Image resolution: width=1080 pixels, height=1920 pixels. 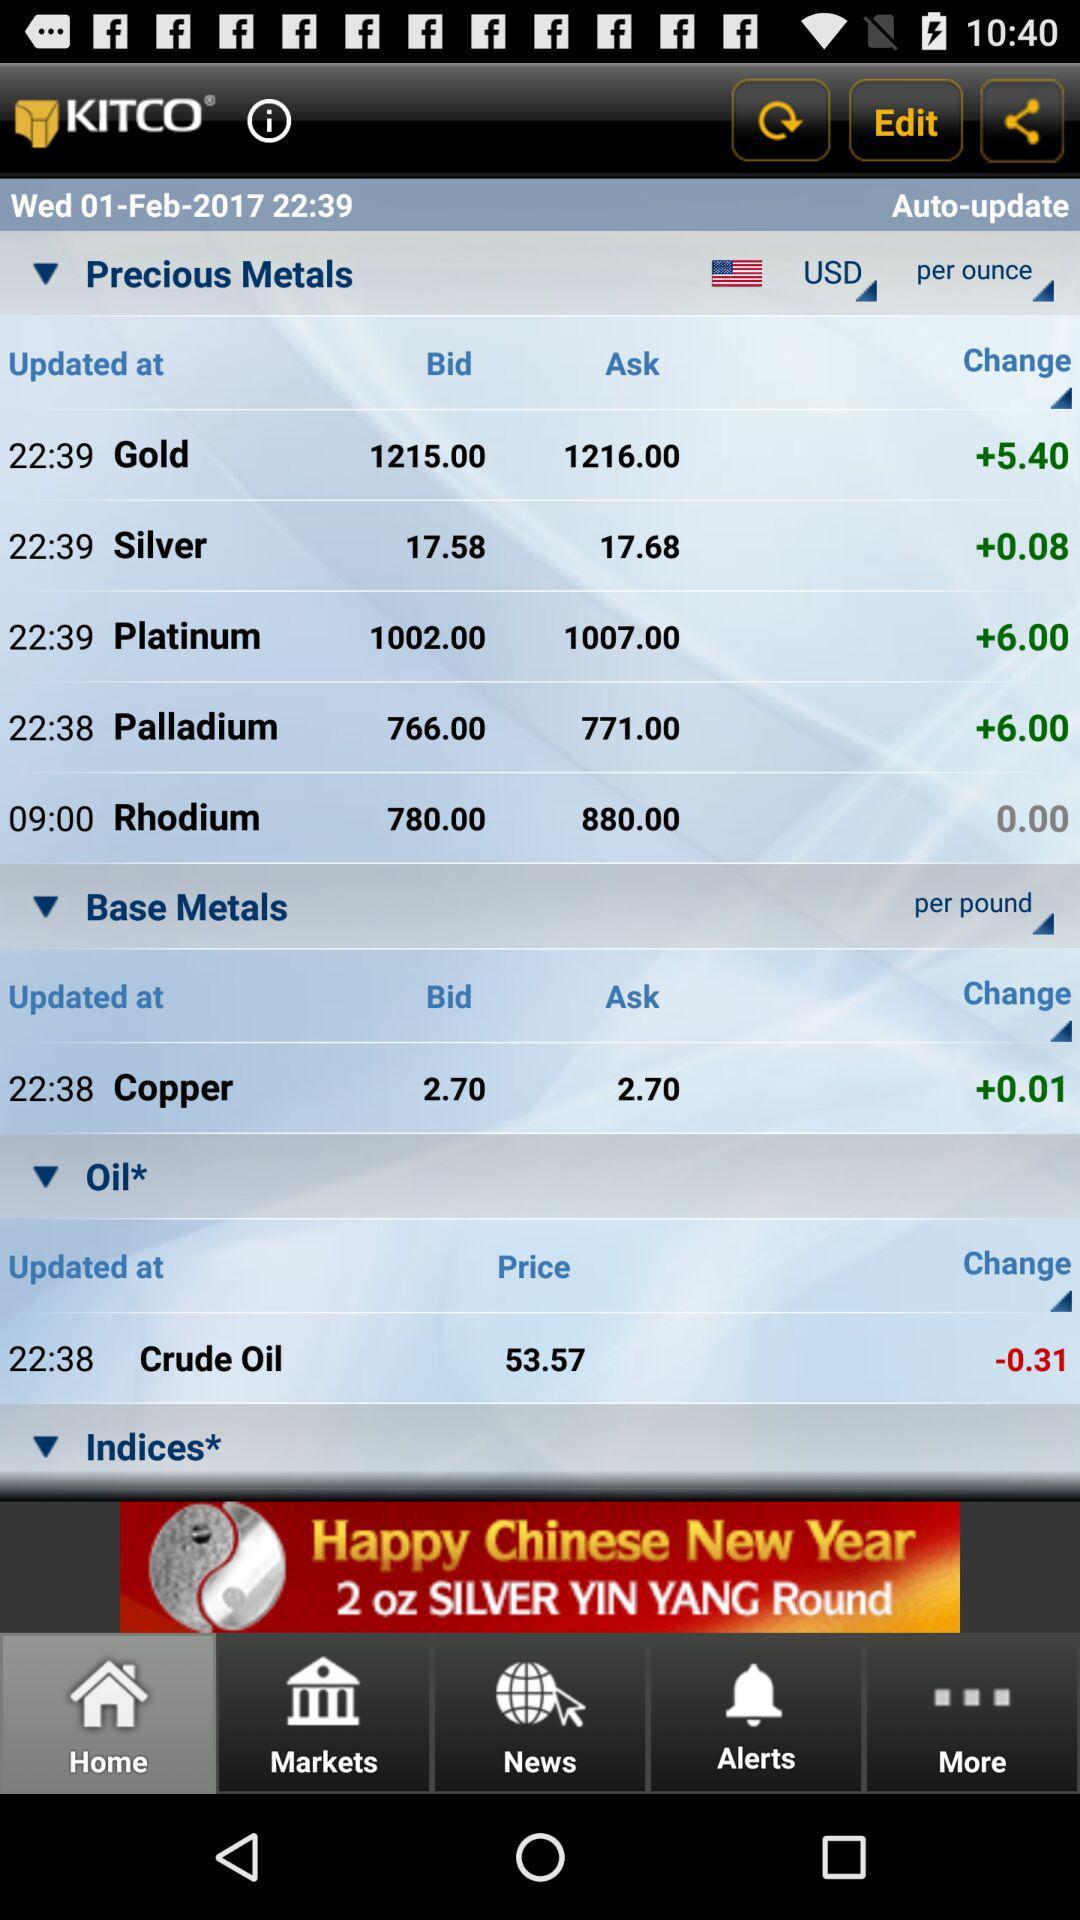 I want to click on the icon right to alerts icon, so click(x=971, y=1712).